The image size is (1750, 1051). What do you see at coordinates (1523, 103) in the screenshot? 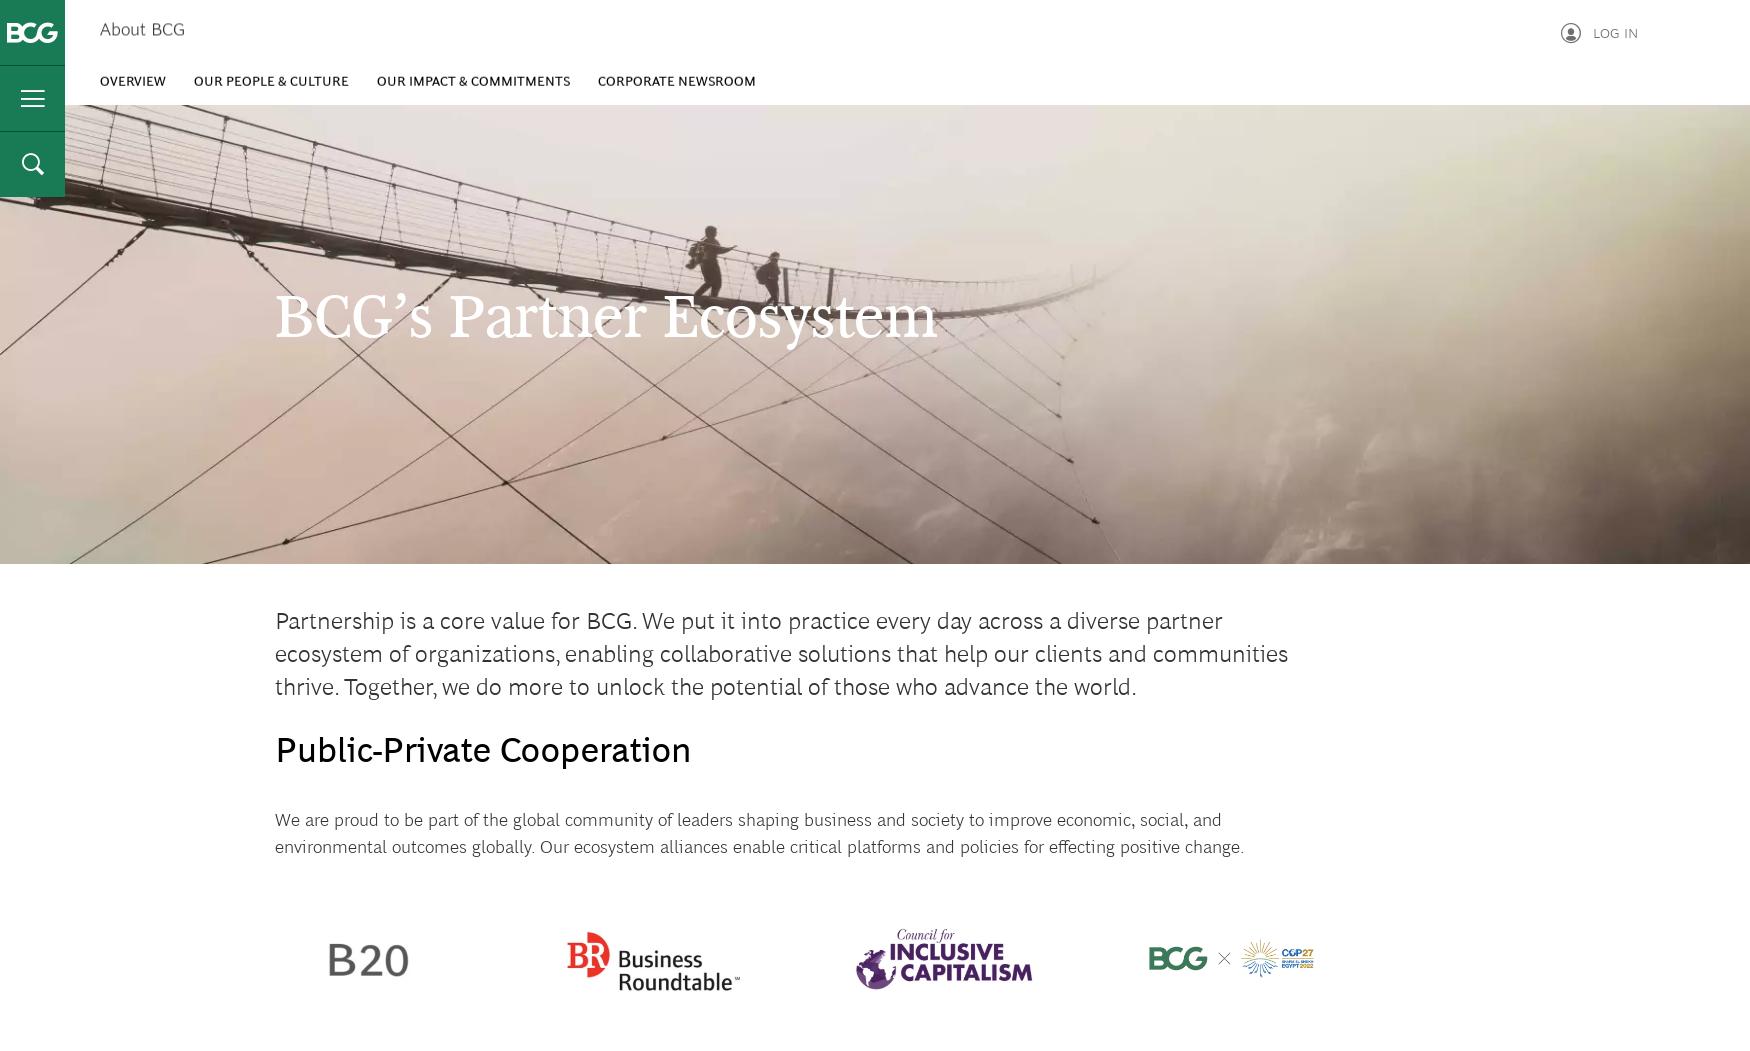
I see `'View Profile'` at bounding box center [1523, 103].